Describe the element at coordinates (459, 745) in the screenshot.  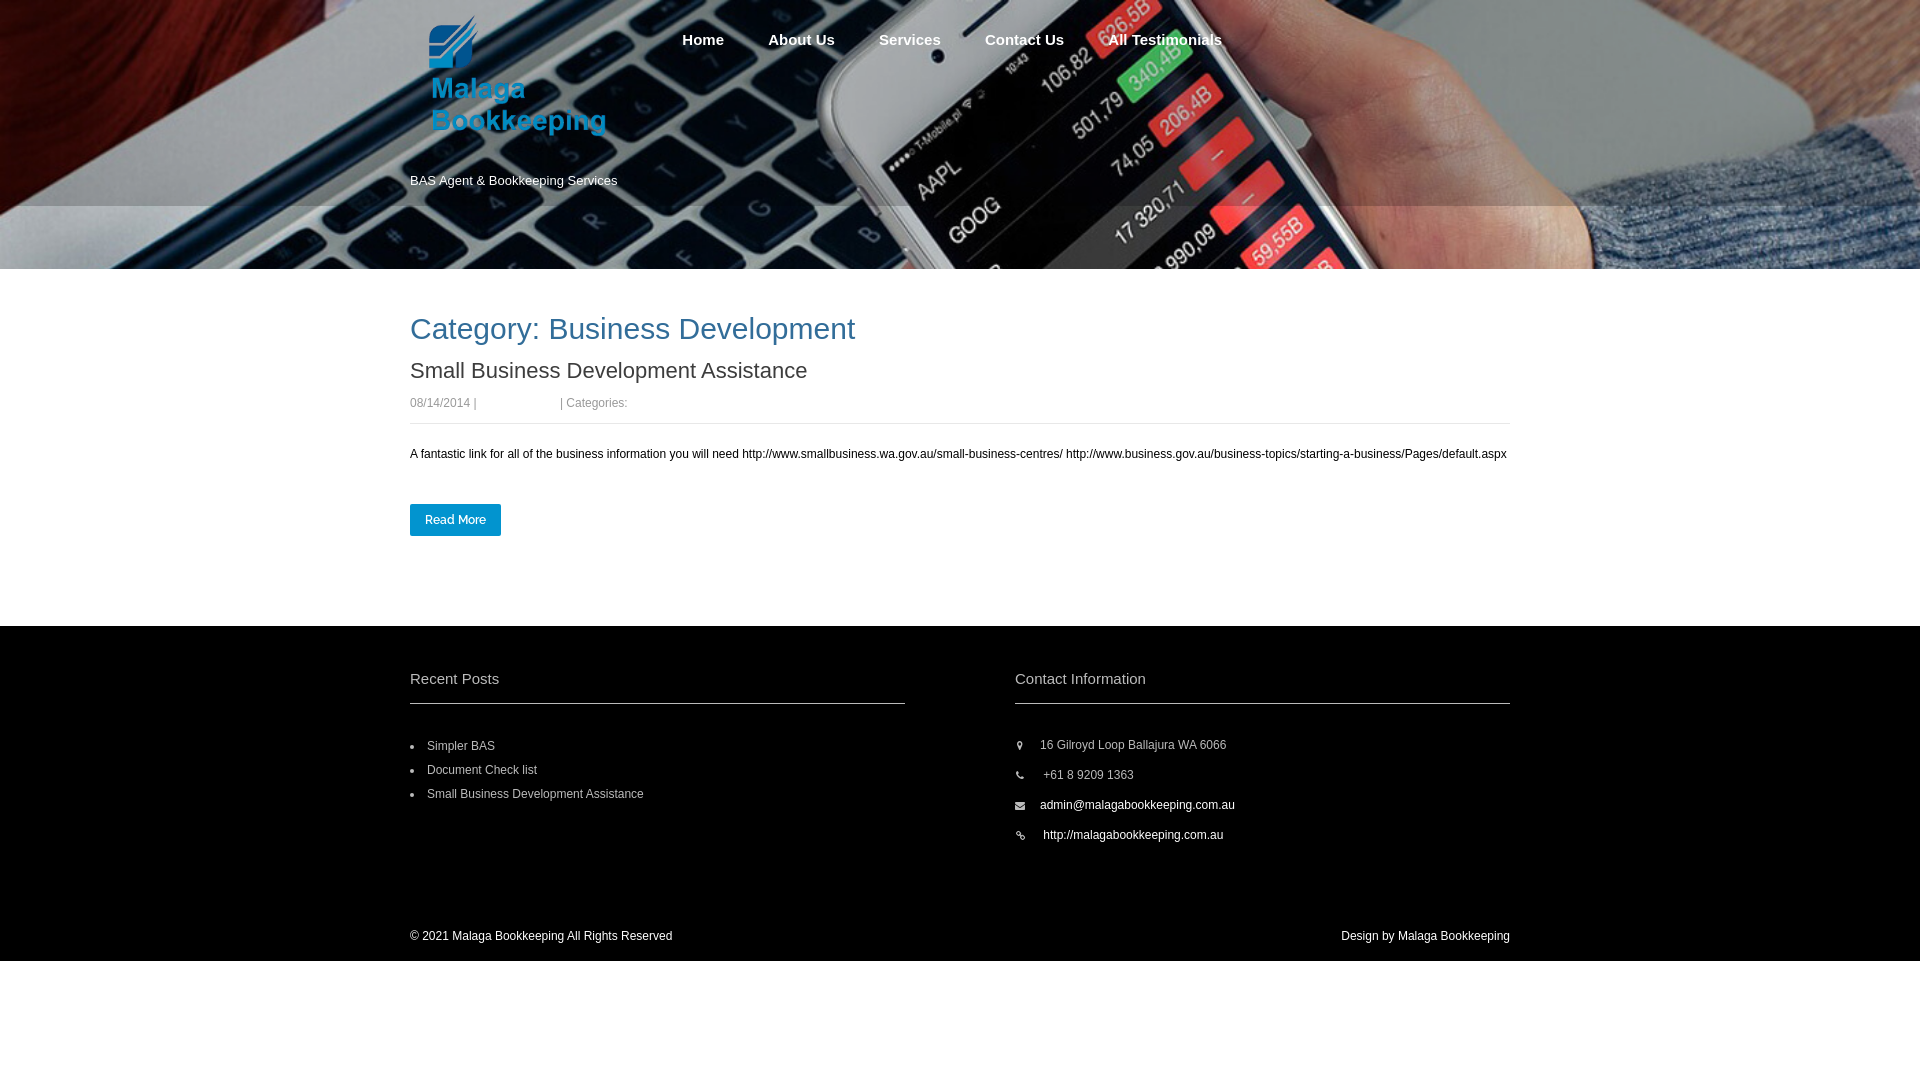
I see `'Simpler BAS'` at that location.